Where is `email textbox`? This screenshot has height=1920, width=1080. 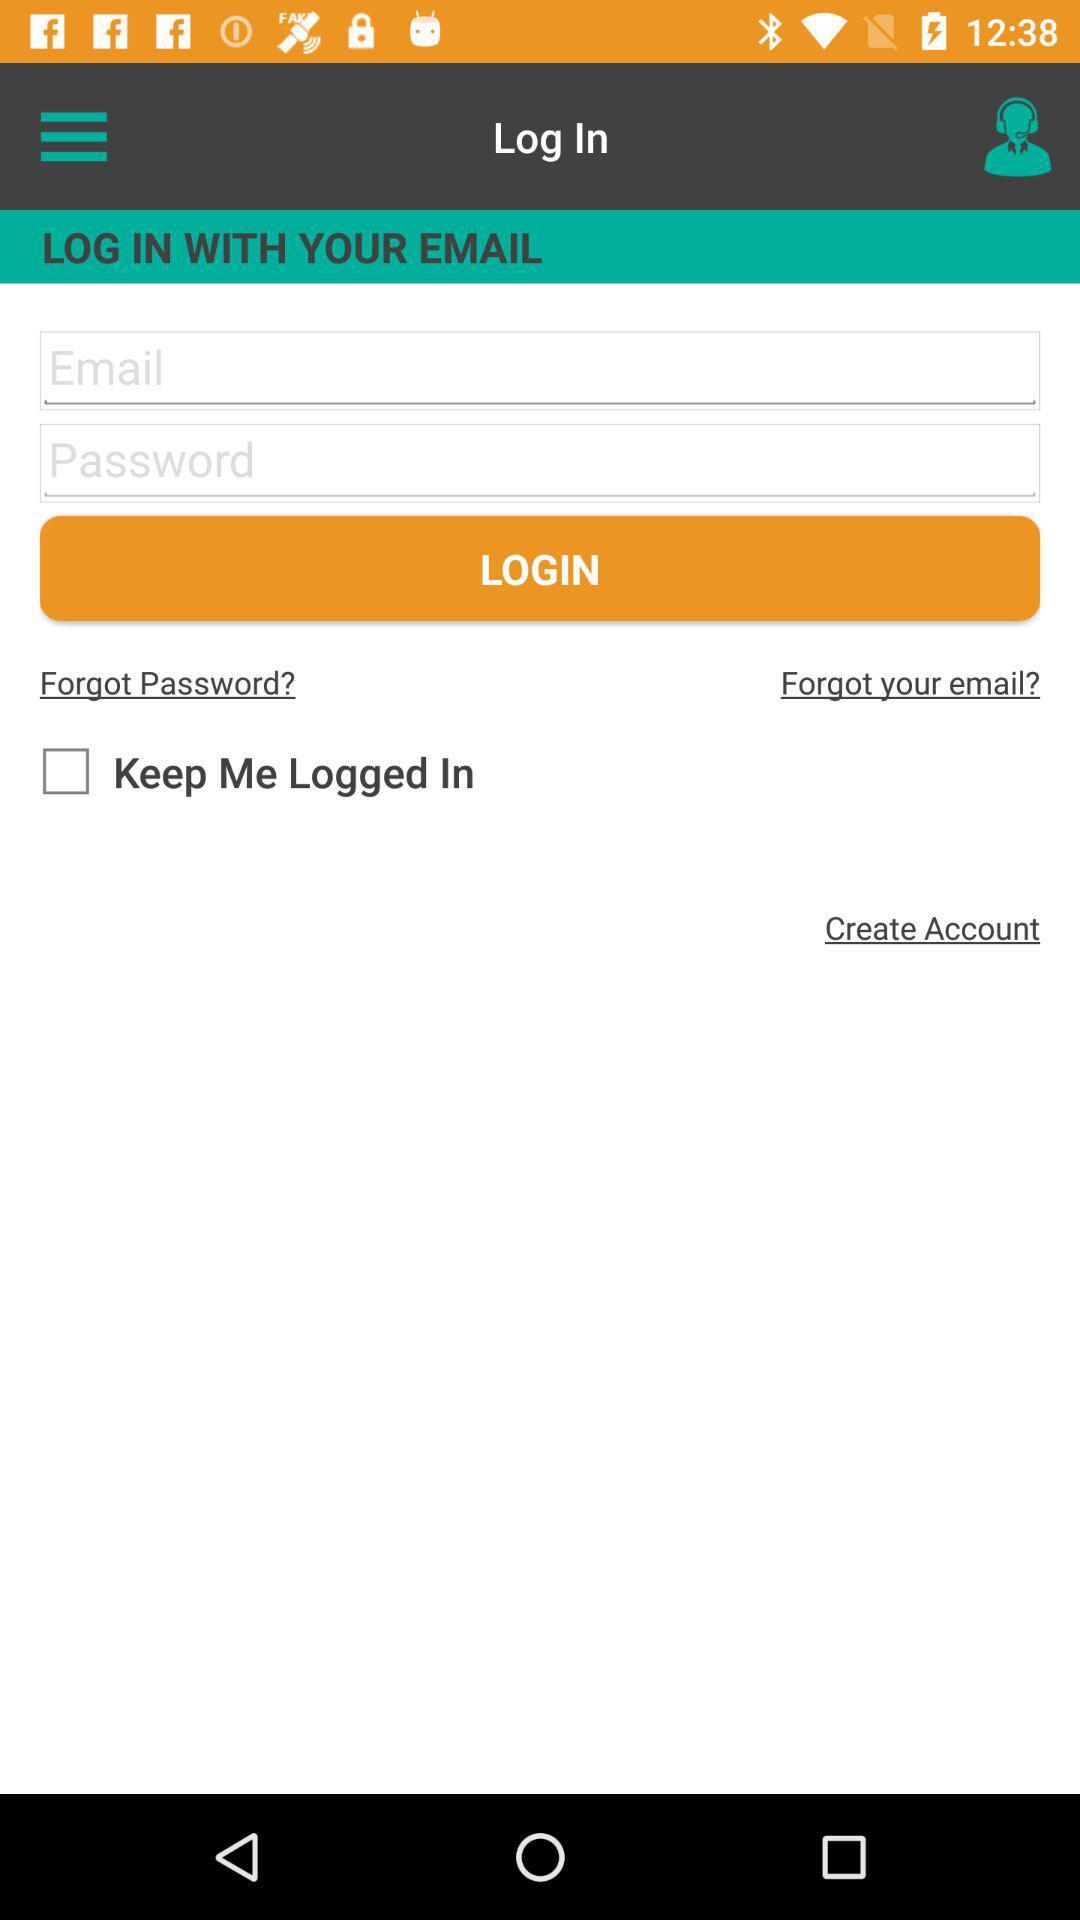
email textbox is located at coordinates (540, 370).